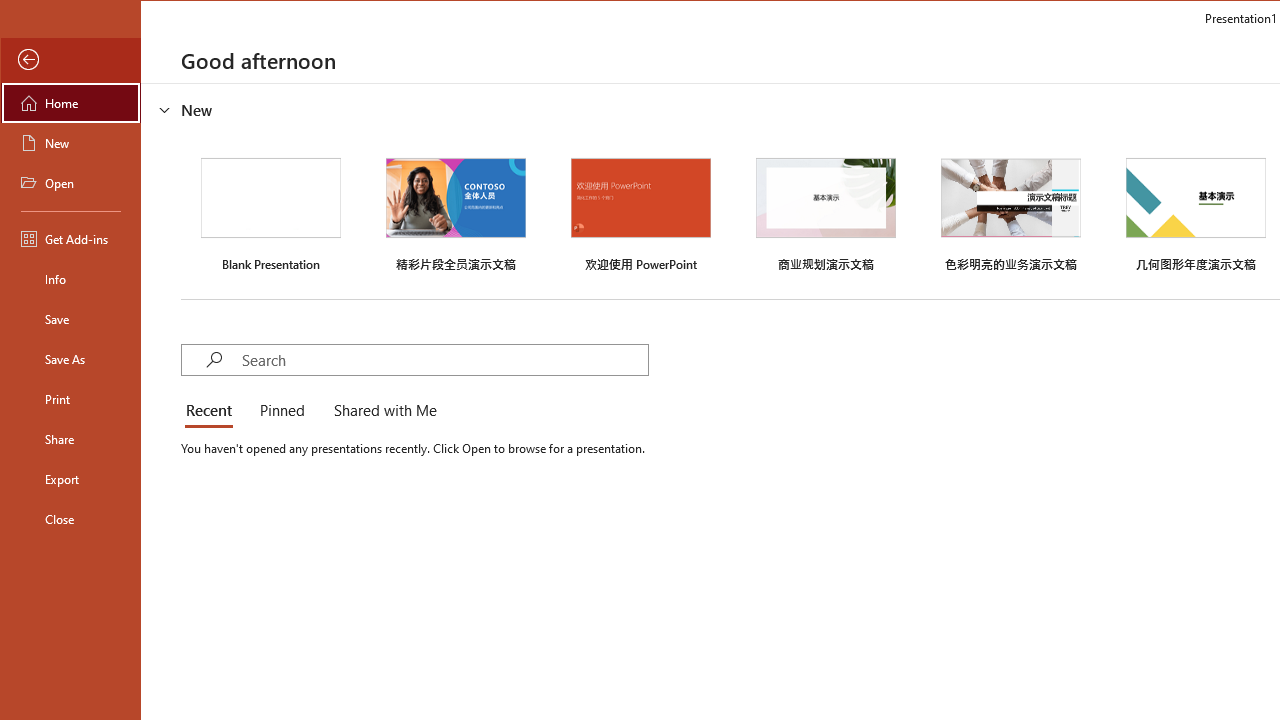 The height and width of the screenshot is (720, 1280). What do you see at coordinates (71, 59) in the screenshot?
I see `'Back'` at bounding box center [71, 59].